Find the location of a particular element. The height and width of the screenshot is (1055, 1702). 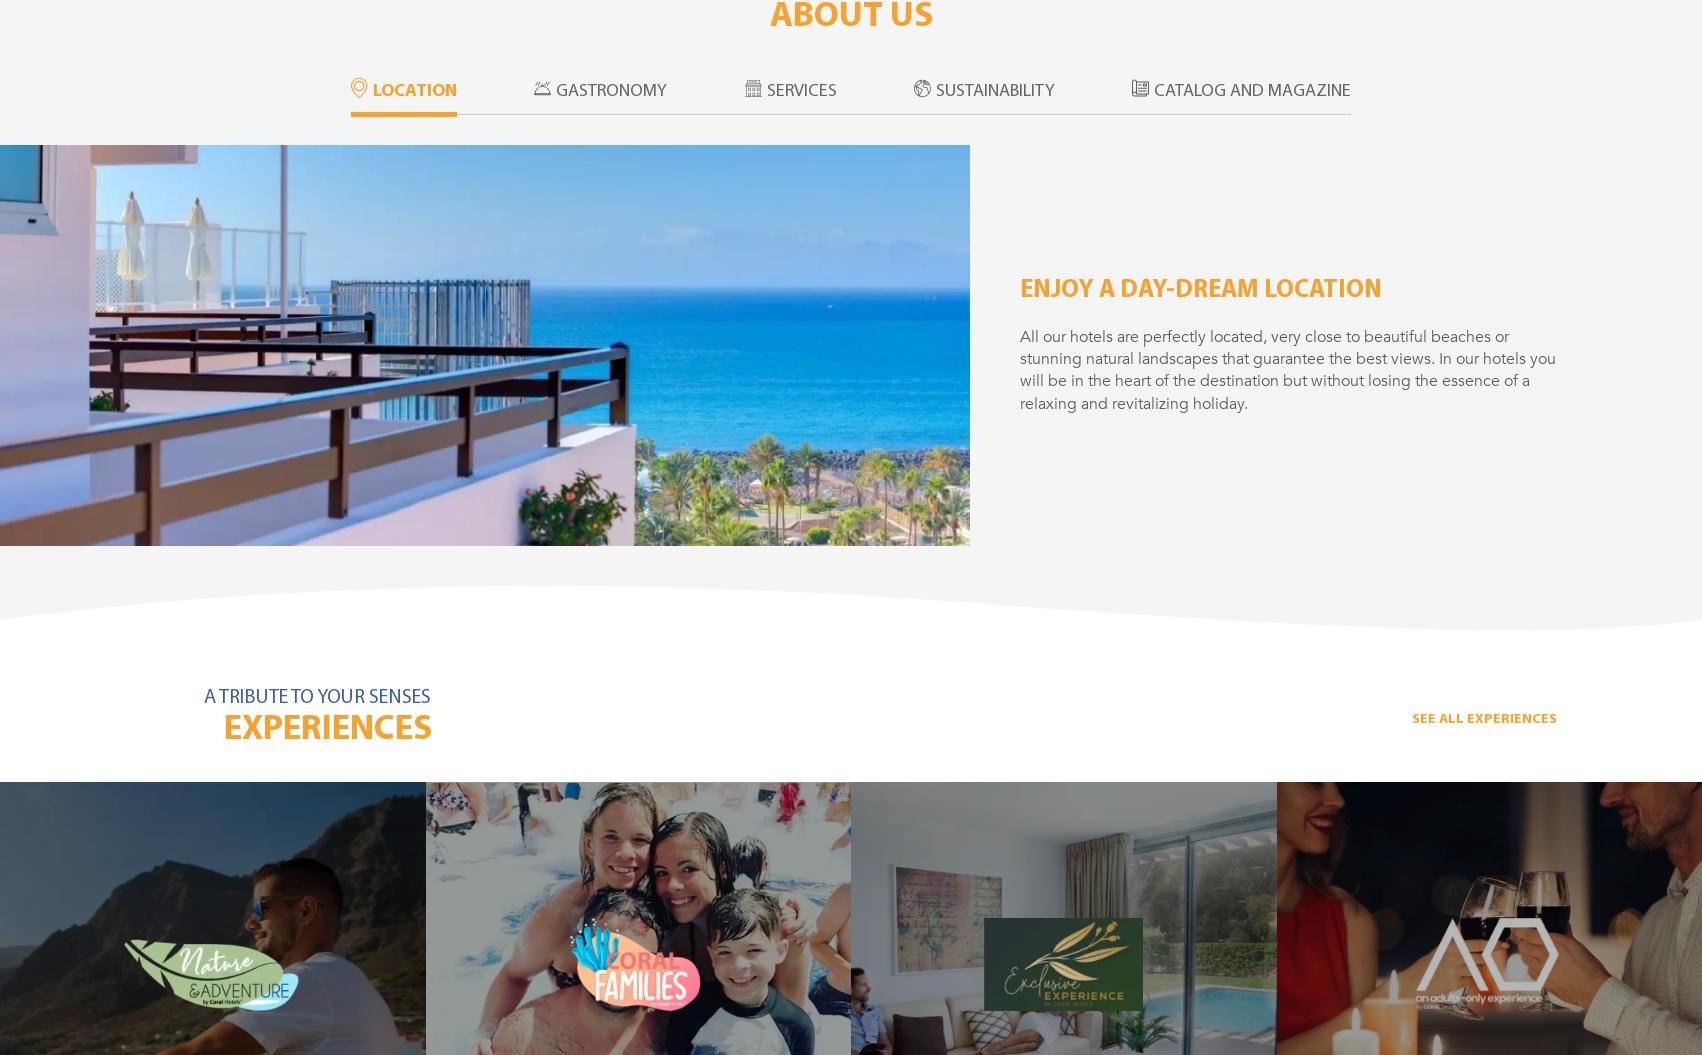

'GASTRONOMY' is located at coordinates (611, 90).